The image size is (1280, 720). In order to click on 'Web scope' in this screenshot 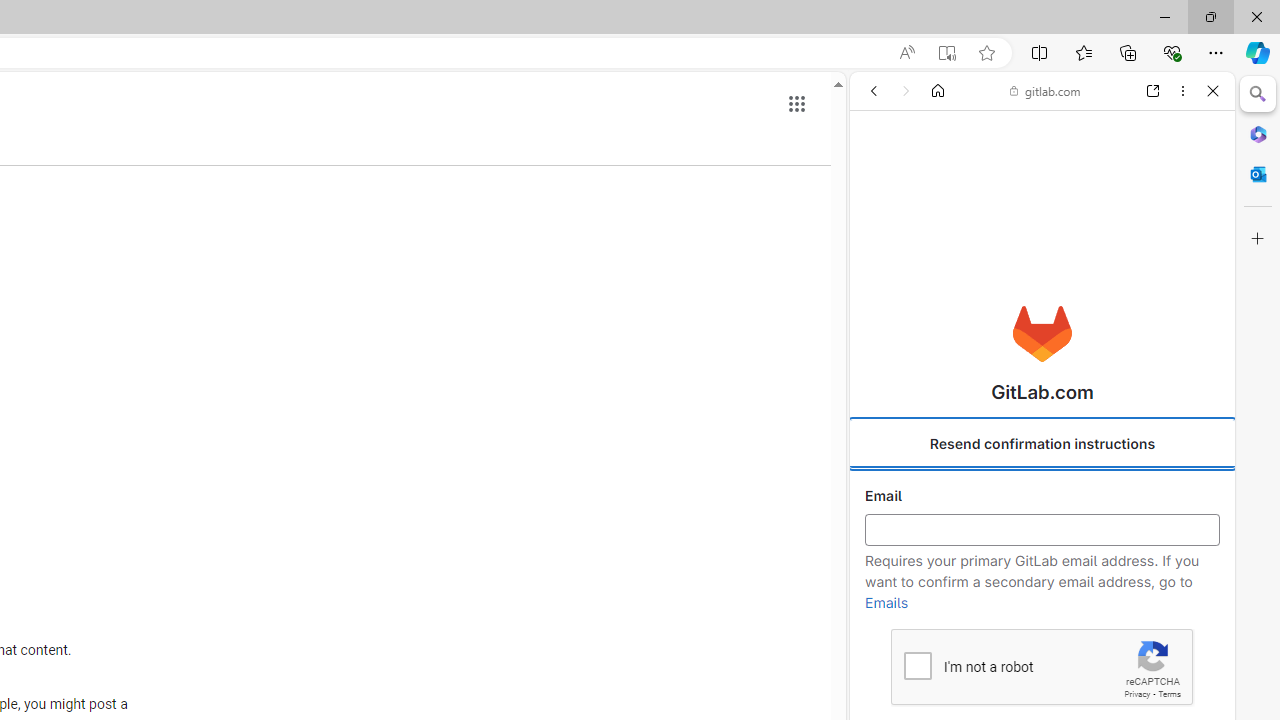, I will do `click(881, 180)`.